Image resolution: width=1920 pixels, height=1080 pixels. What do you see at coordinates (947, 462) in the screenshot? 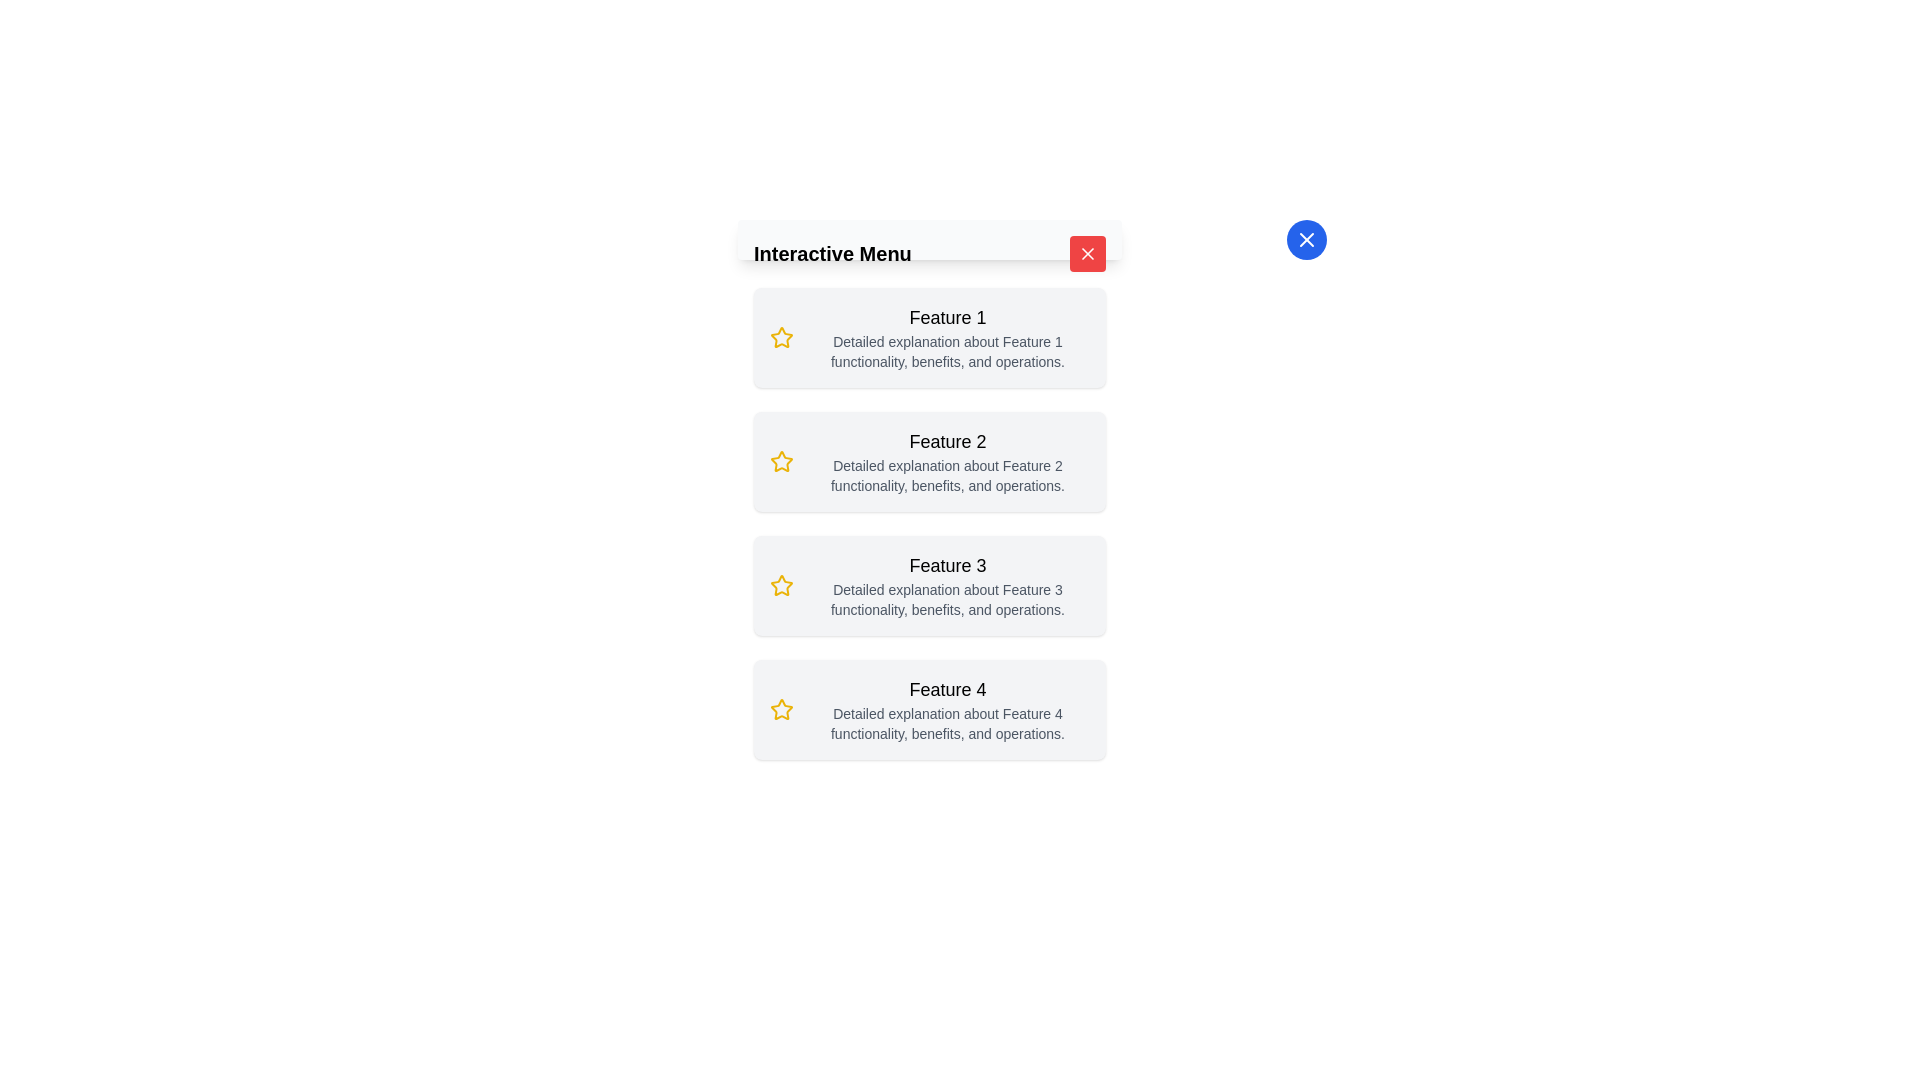
I see `the Text Block informing users about 'Feature 2', which is located directly below 'Feature 1' and above 'Feature 3'` at bounding box center [947, 462].